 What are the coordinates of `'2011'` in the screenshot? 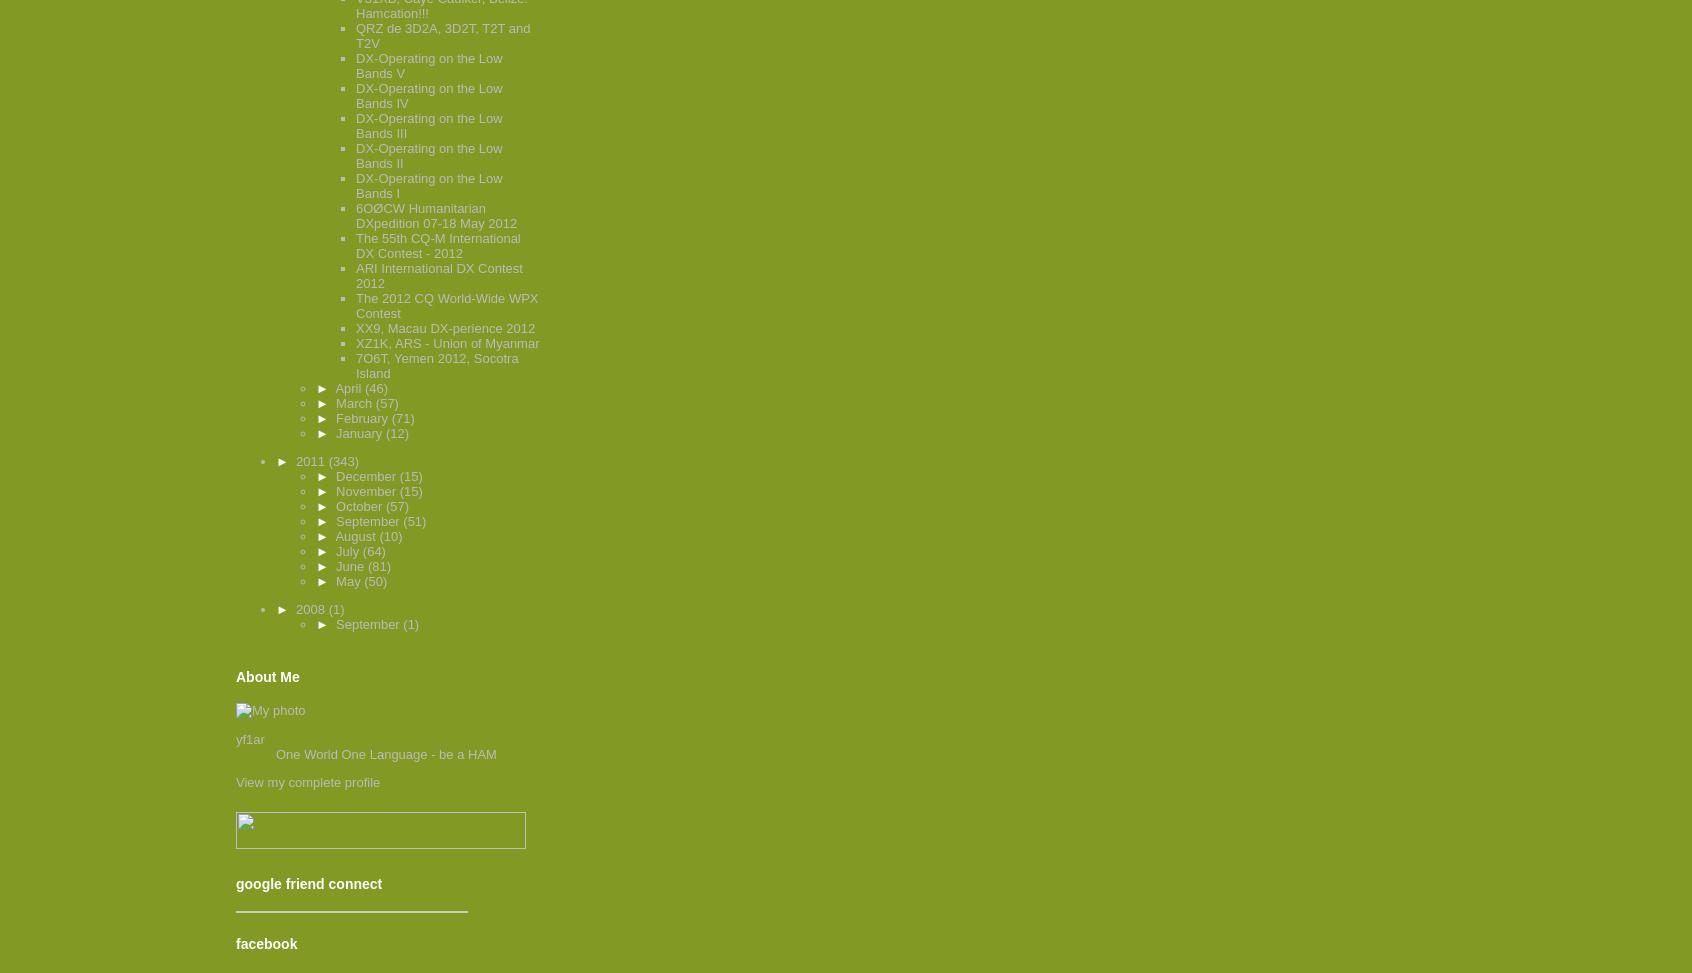 It's located at (311, 461).